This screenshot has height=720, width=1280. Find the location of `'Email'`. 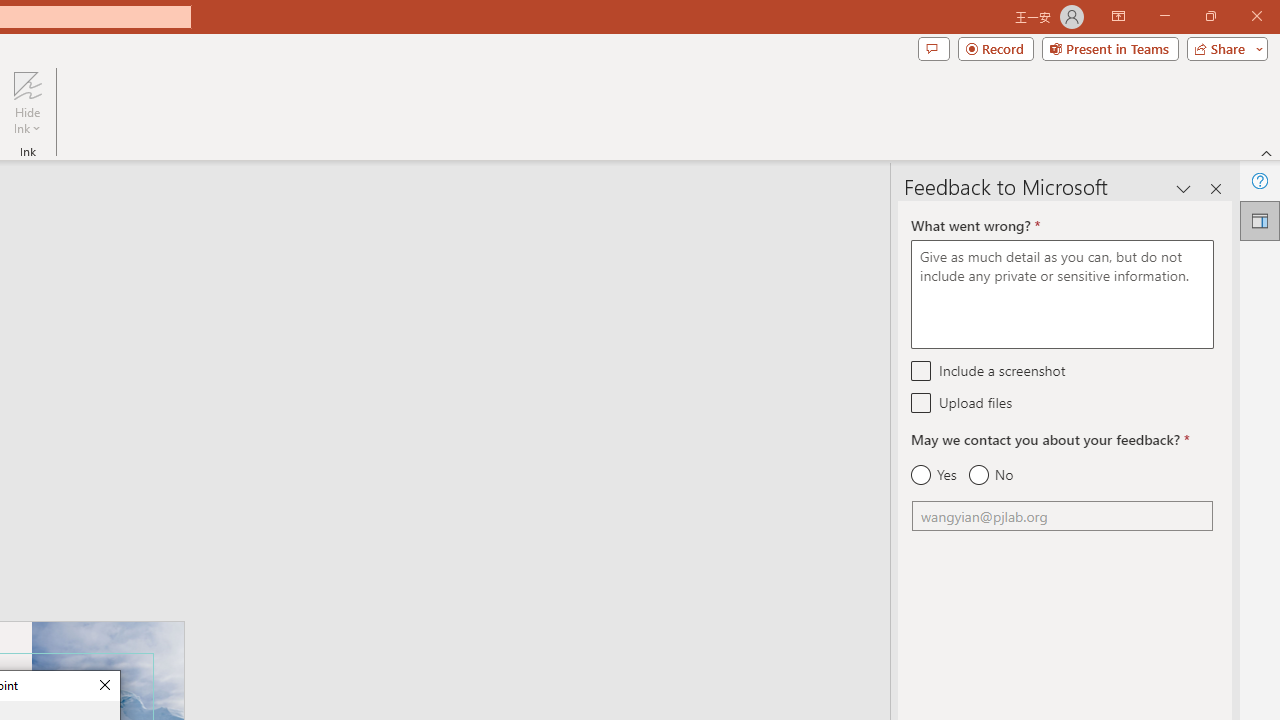

'Email' is located at coordinates (1061, 515).